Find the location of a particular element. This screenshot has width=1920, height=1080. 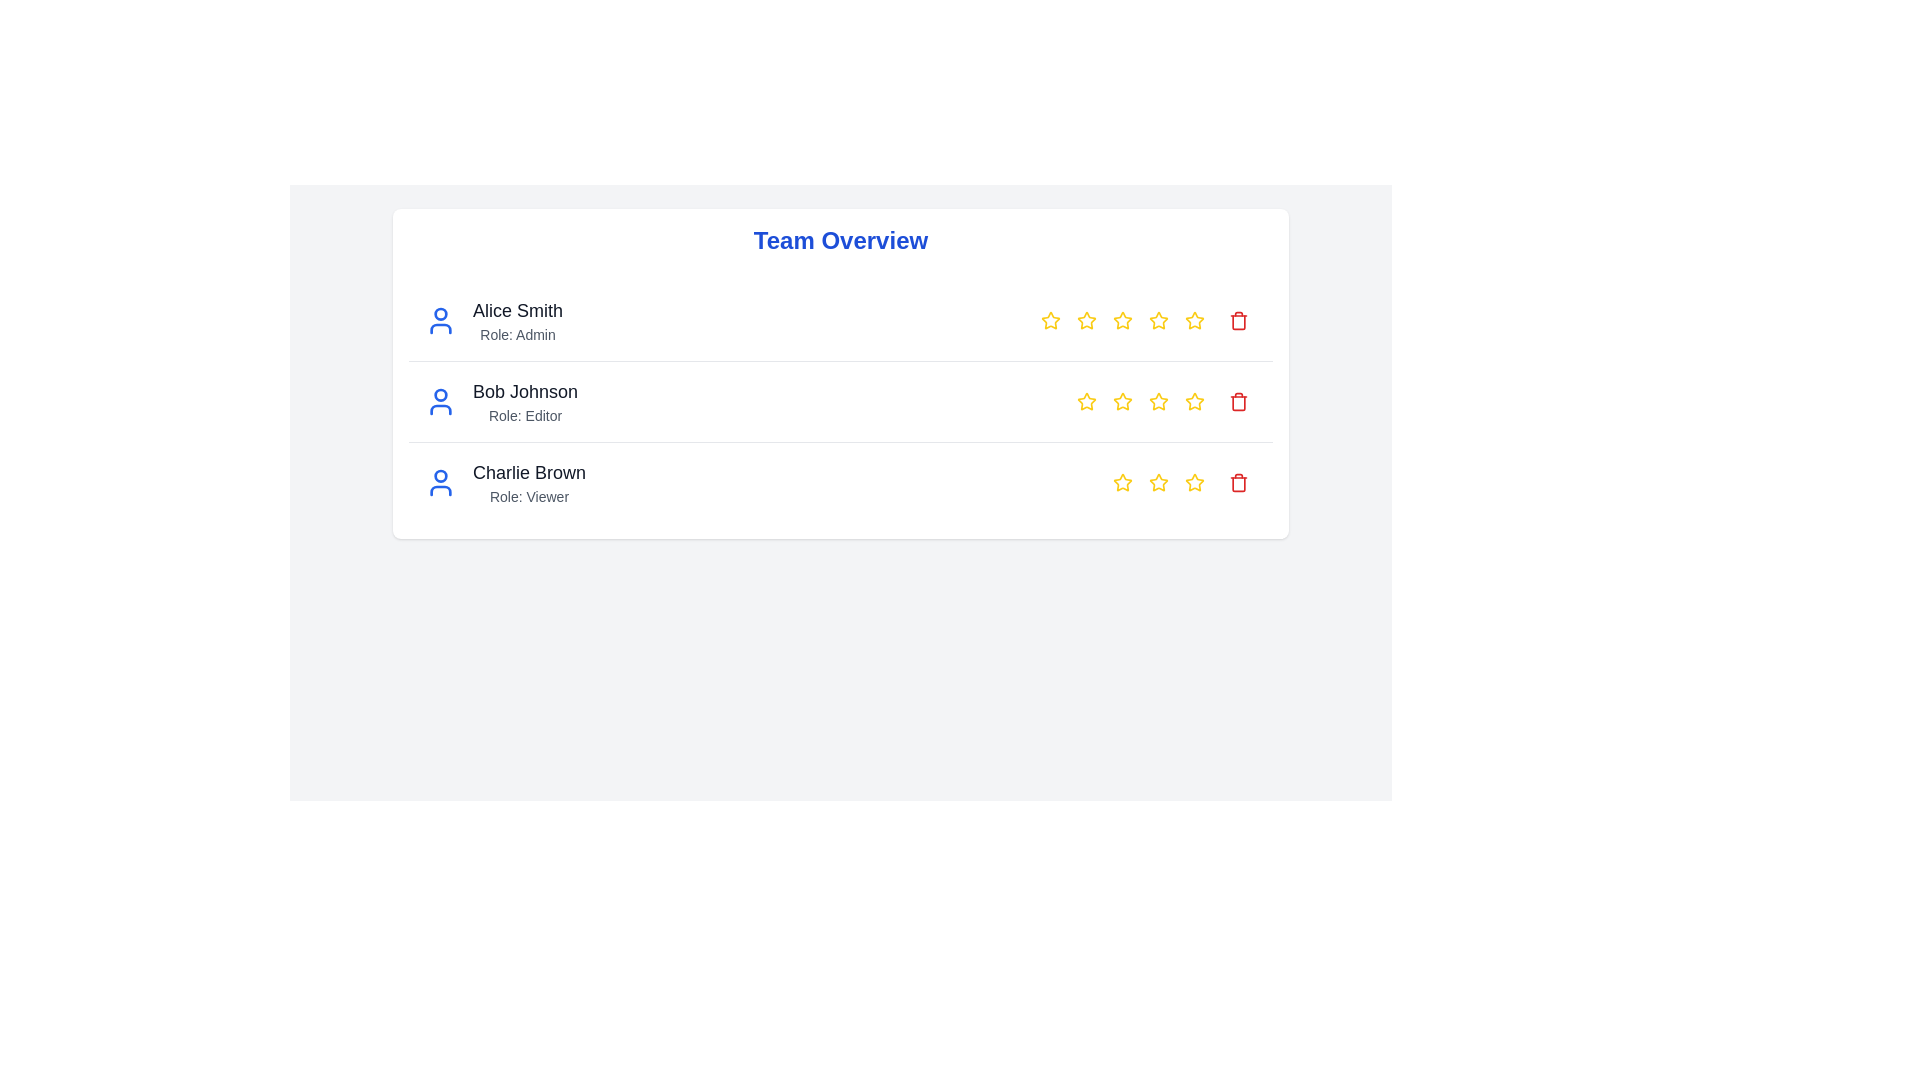

the Information display panel featuring 'Bob Johnson' and 'Role: Editor' is located at coordinates (501, 401).